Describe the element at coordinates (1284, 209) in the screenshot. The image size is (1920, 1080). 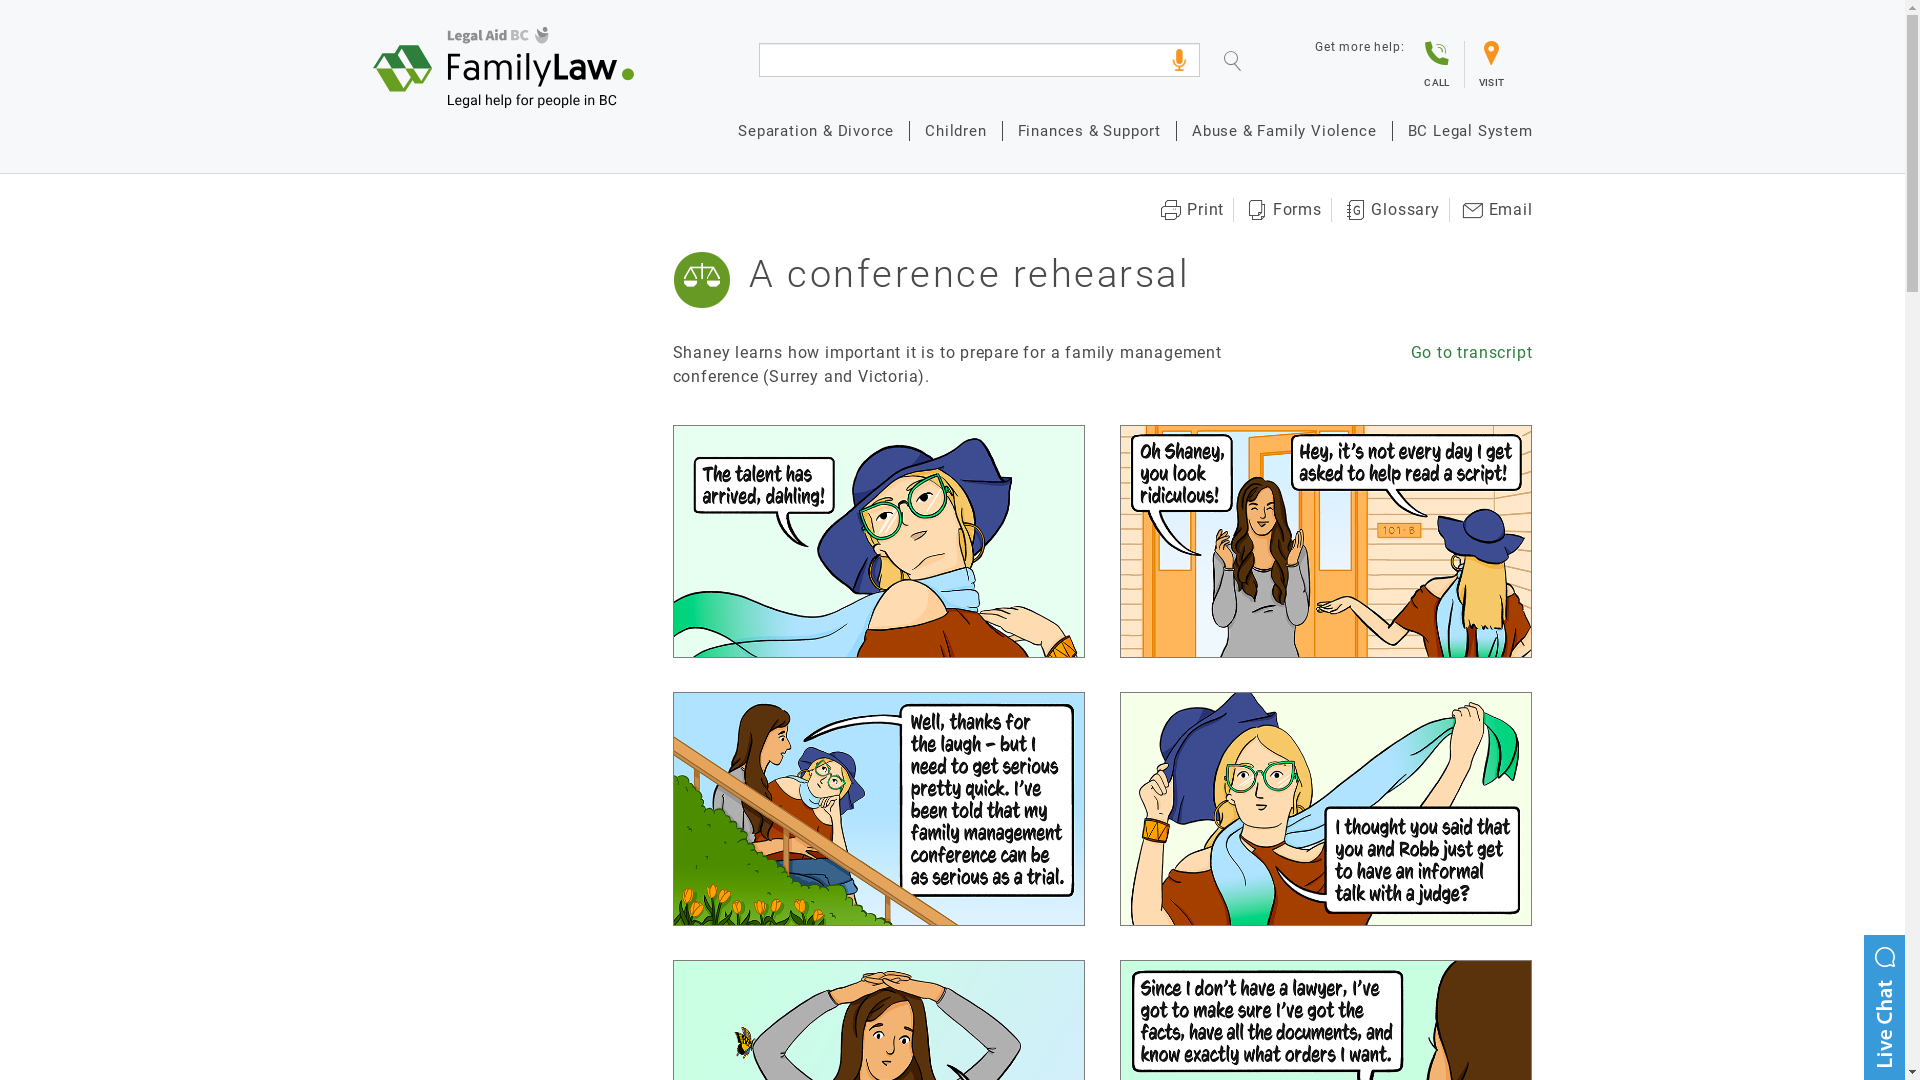
I see `'Forms'` at that location.